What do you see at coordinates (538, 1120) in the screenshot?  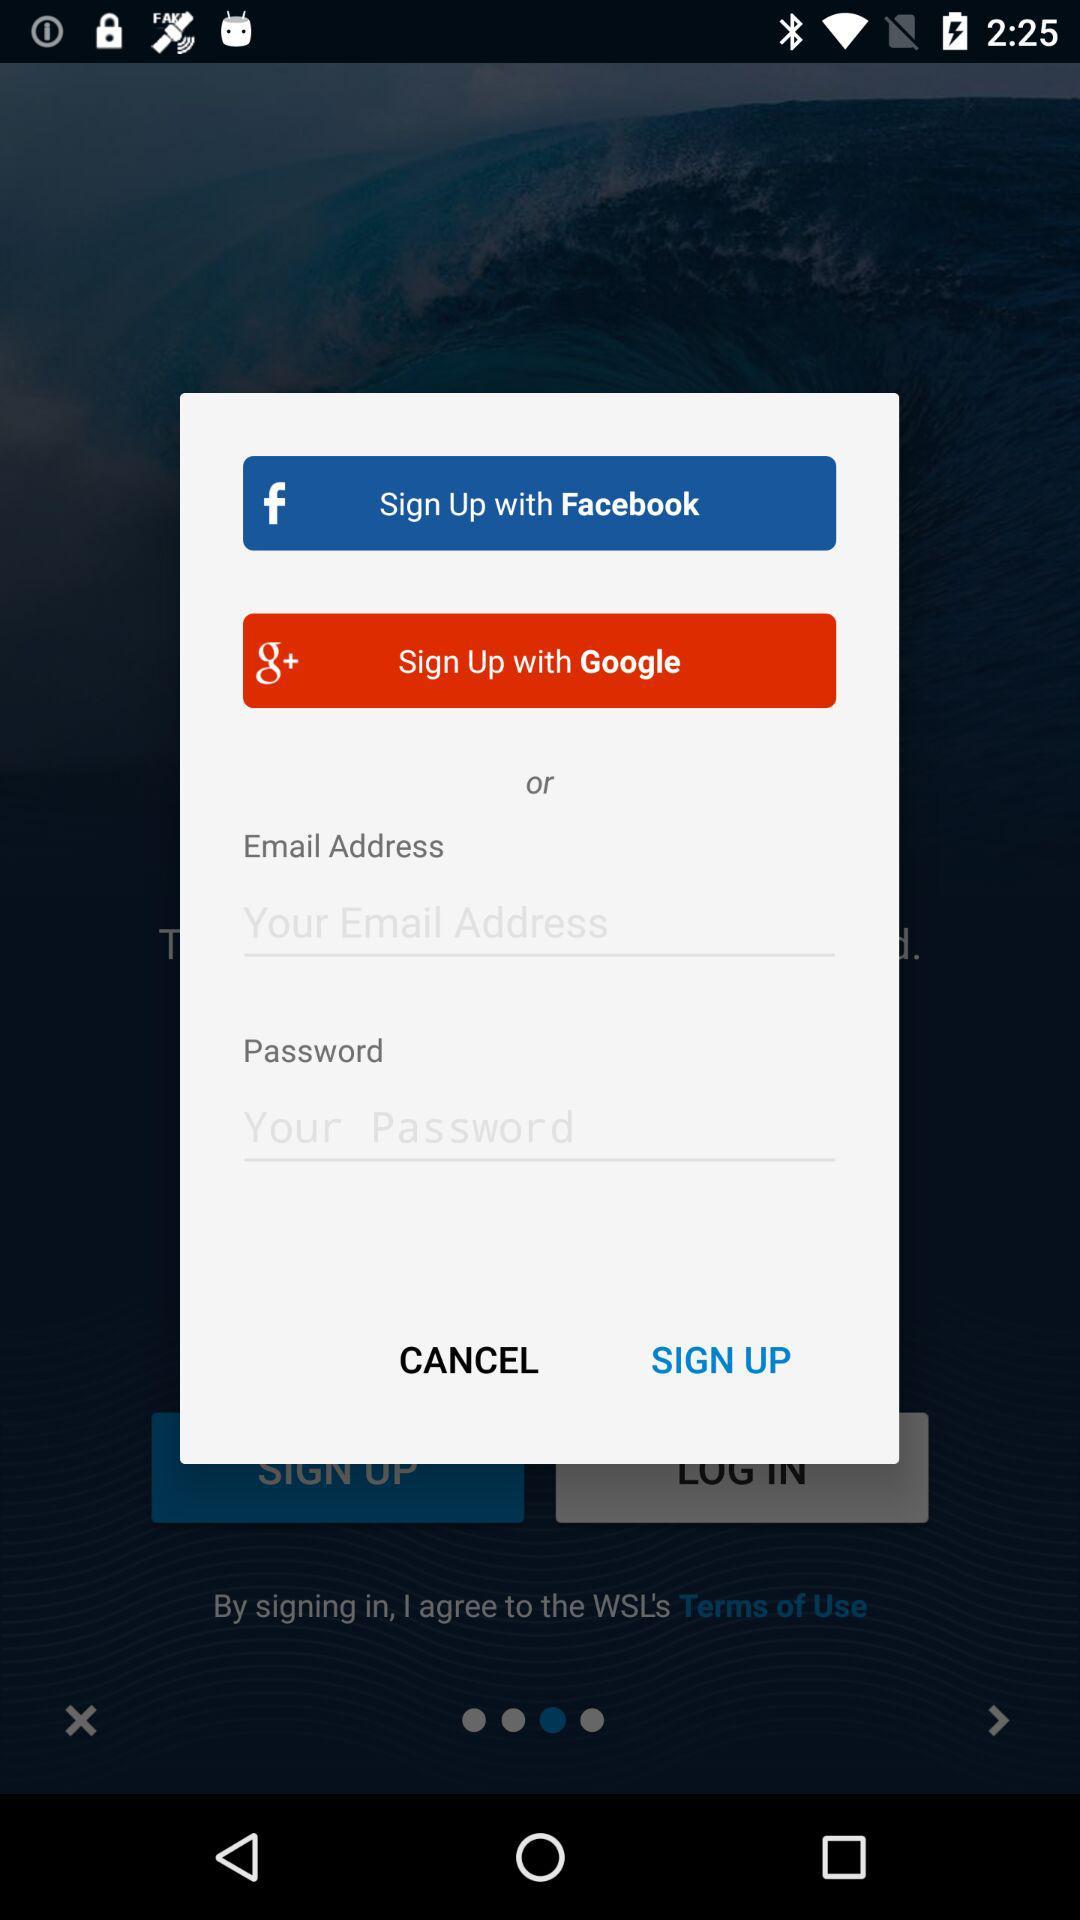 I see `type your password` at bounding box center [538, 1120].